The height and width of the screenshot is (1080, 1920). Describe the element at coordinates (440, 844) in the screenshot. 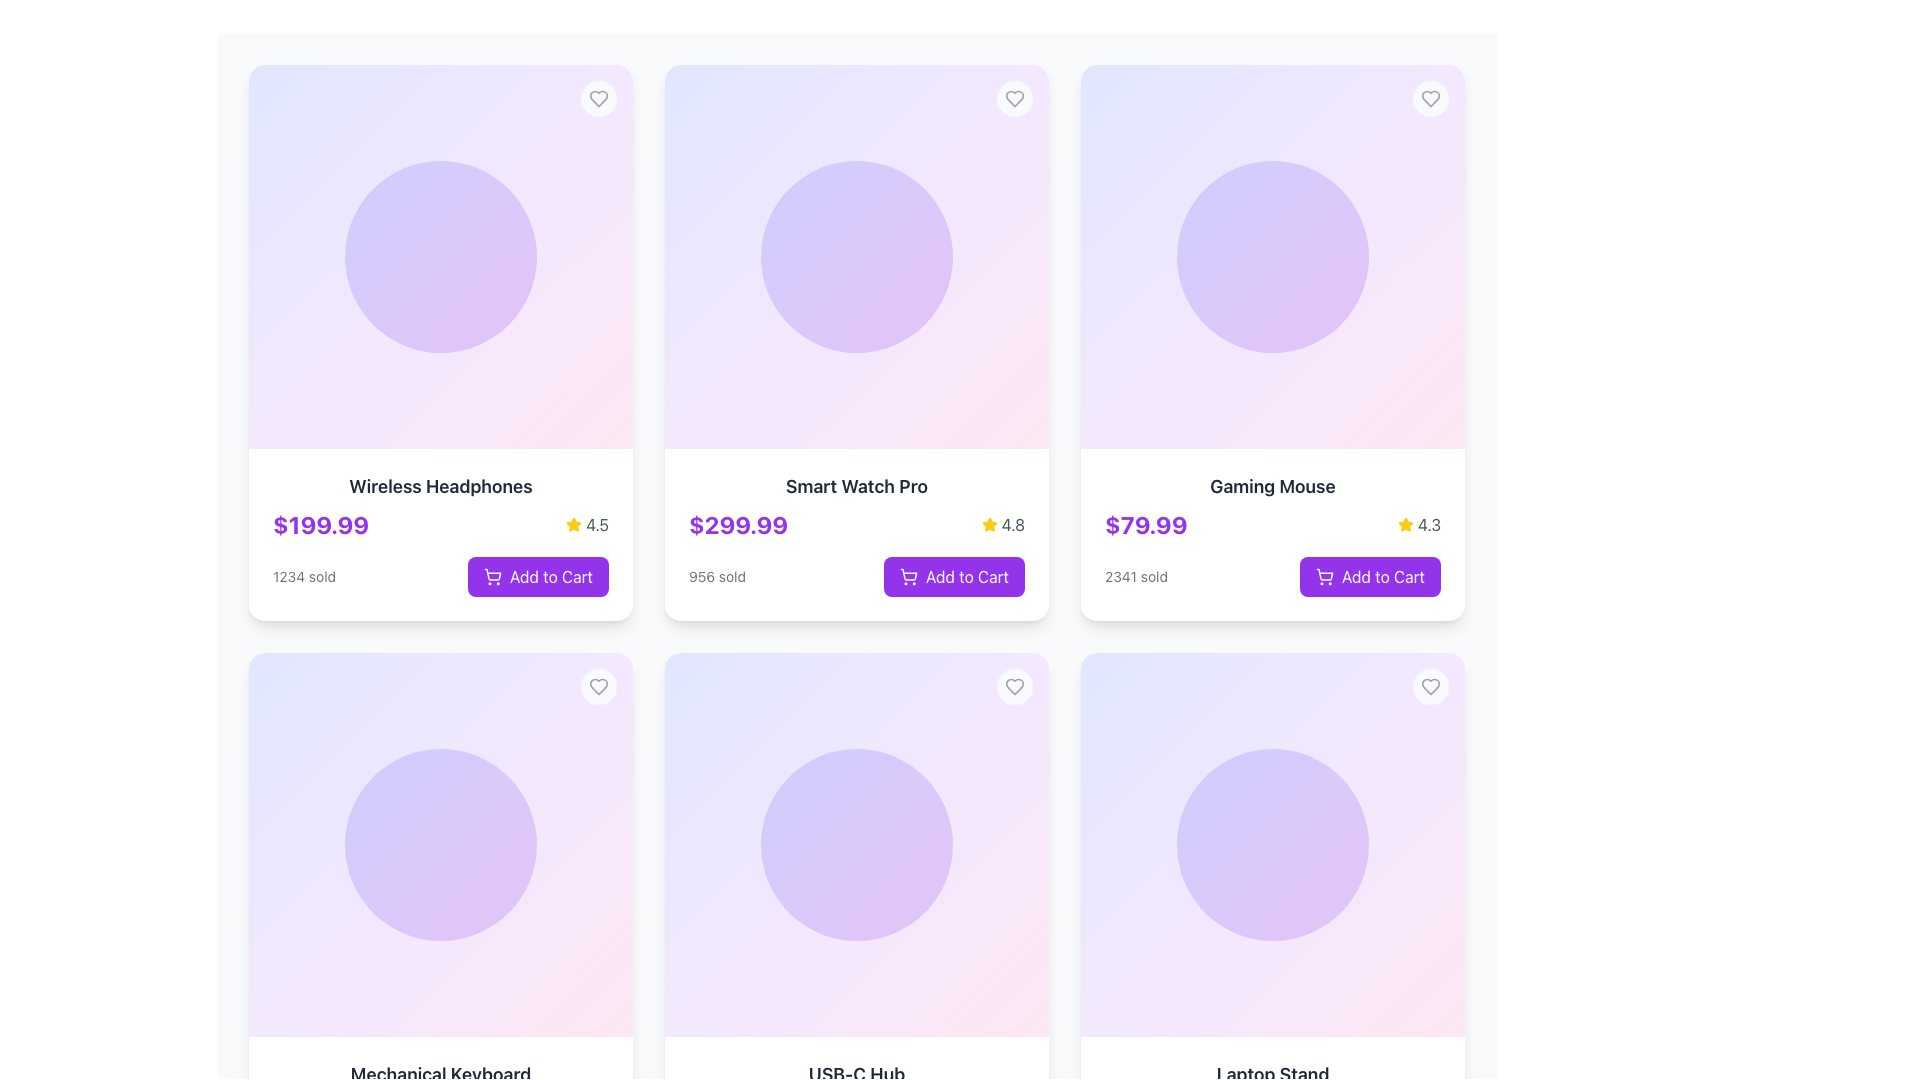

I see `the decorative circular graphical component with a gradient color scheme, located in the first card of the second row in a grid layout` at that location.